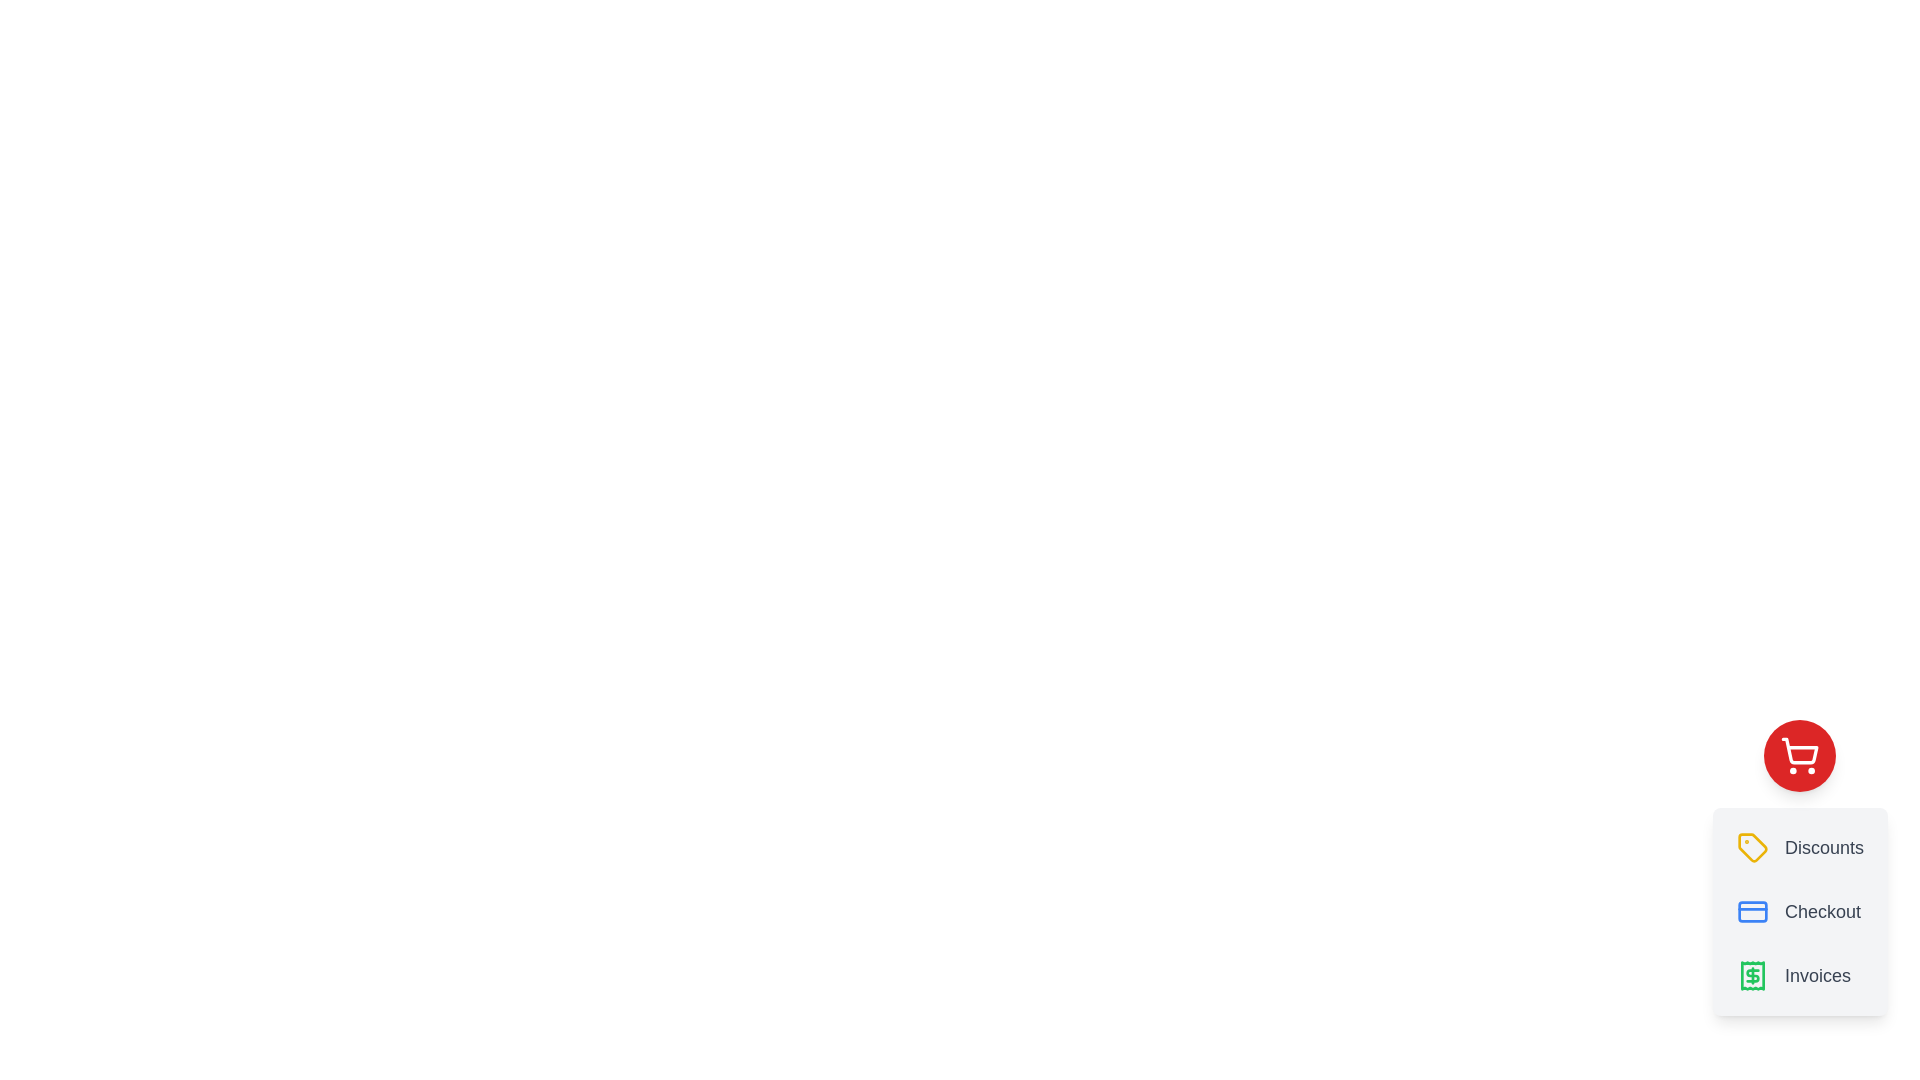 Image resolution: width=1920 pixels, height=1080 pixels. What do you see at coordinates (1800, 911) in the screenshot?
I see `the 'Checkout' button with the blue credit card icon` at bounding box center [1800, 911].